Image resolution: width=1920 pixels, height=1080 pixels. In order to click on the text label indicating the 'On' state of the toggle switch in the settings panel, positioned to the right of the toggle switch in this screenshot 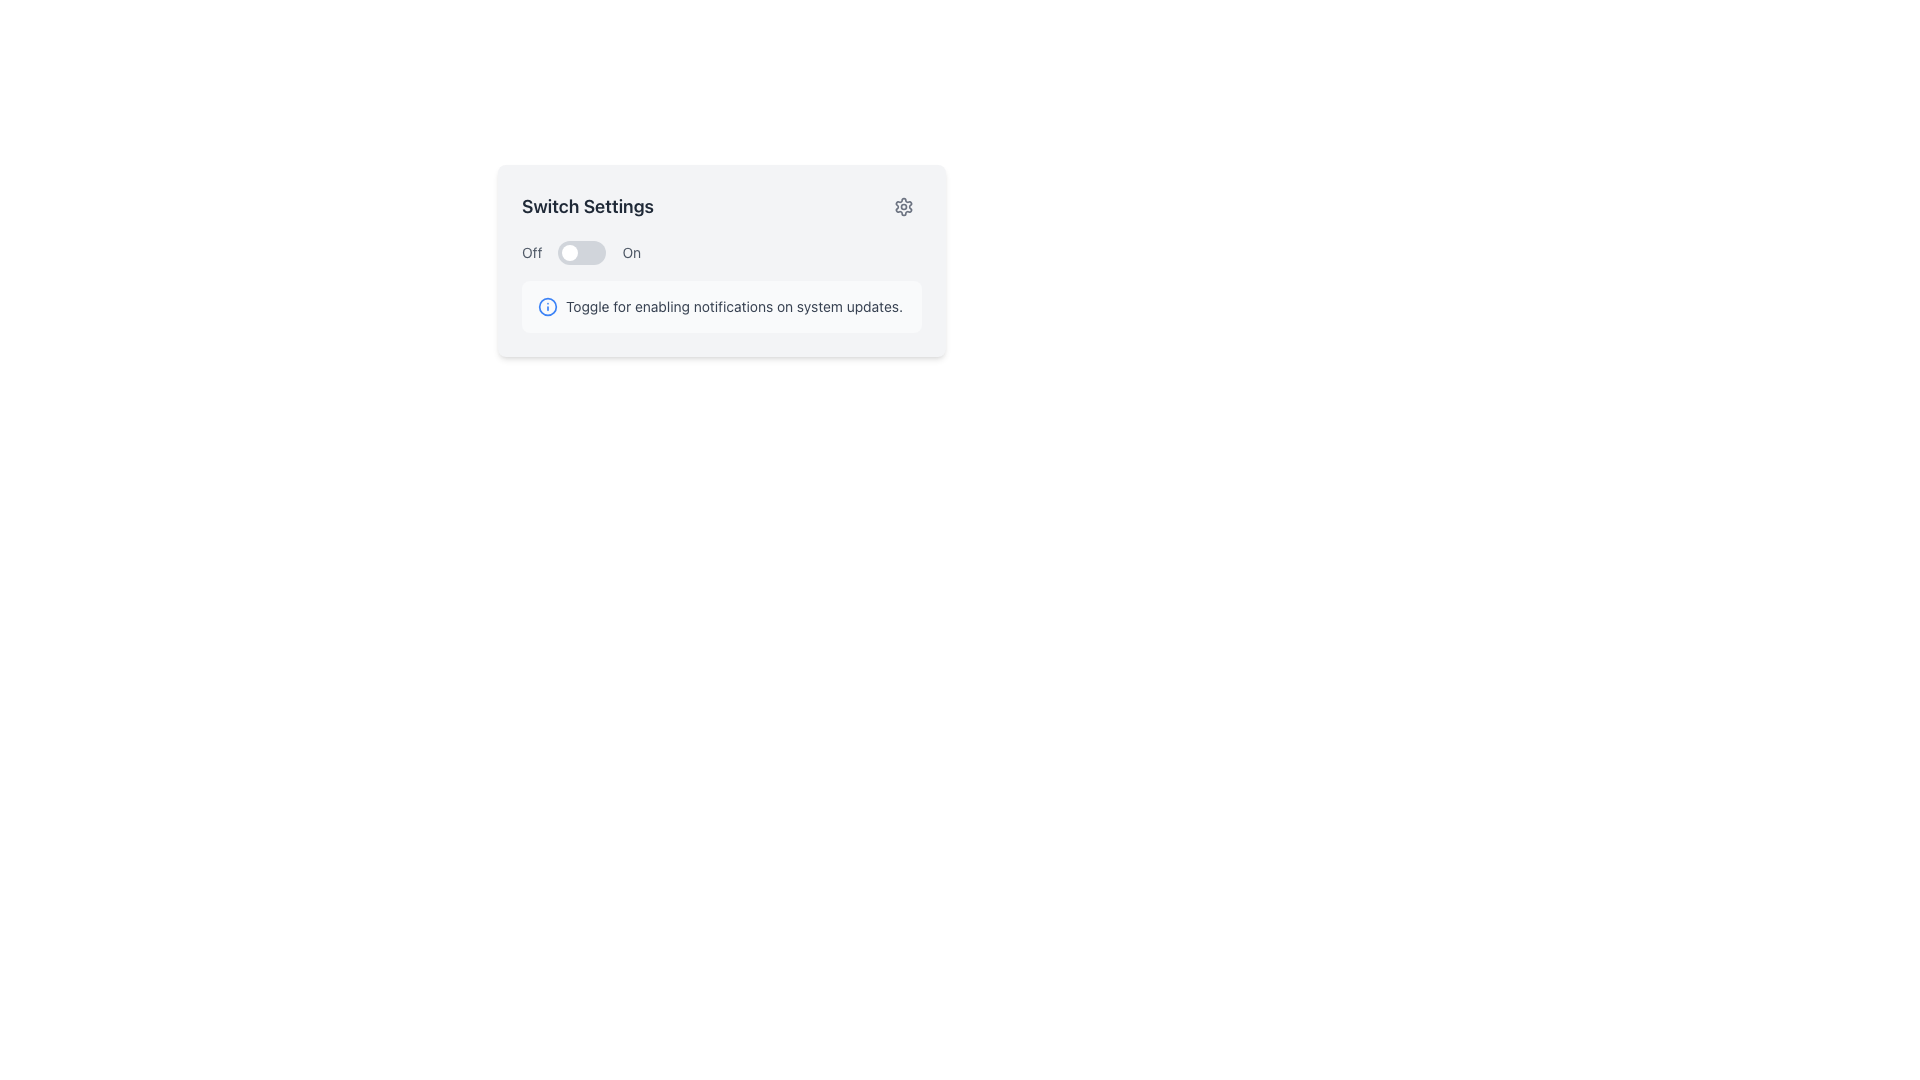, I will do `click(630, 252)`.